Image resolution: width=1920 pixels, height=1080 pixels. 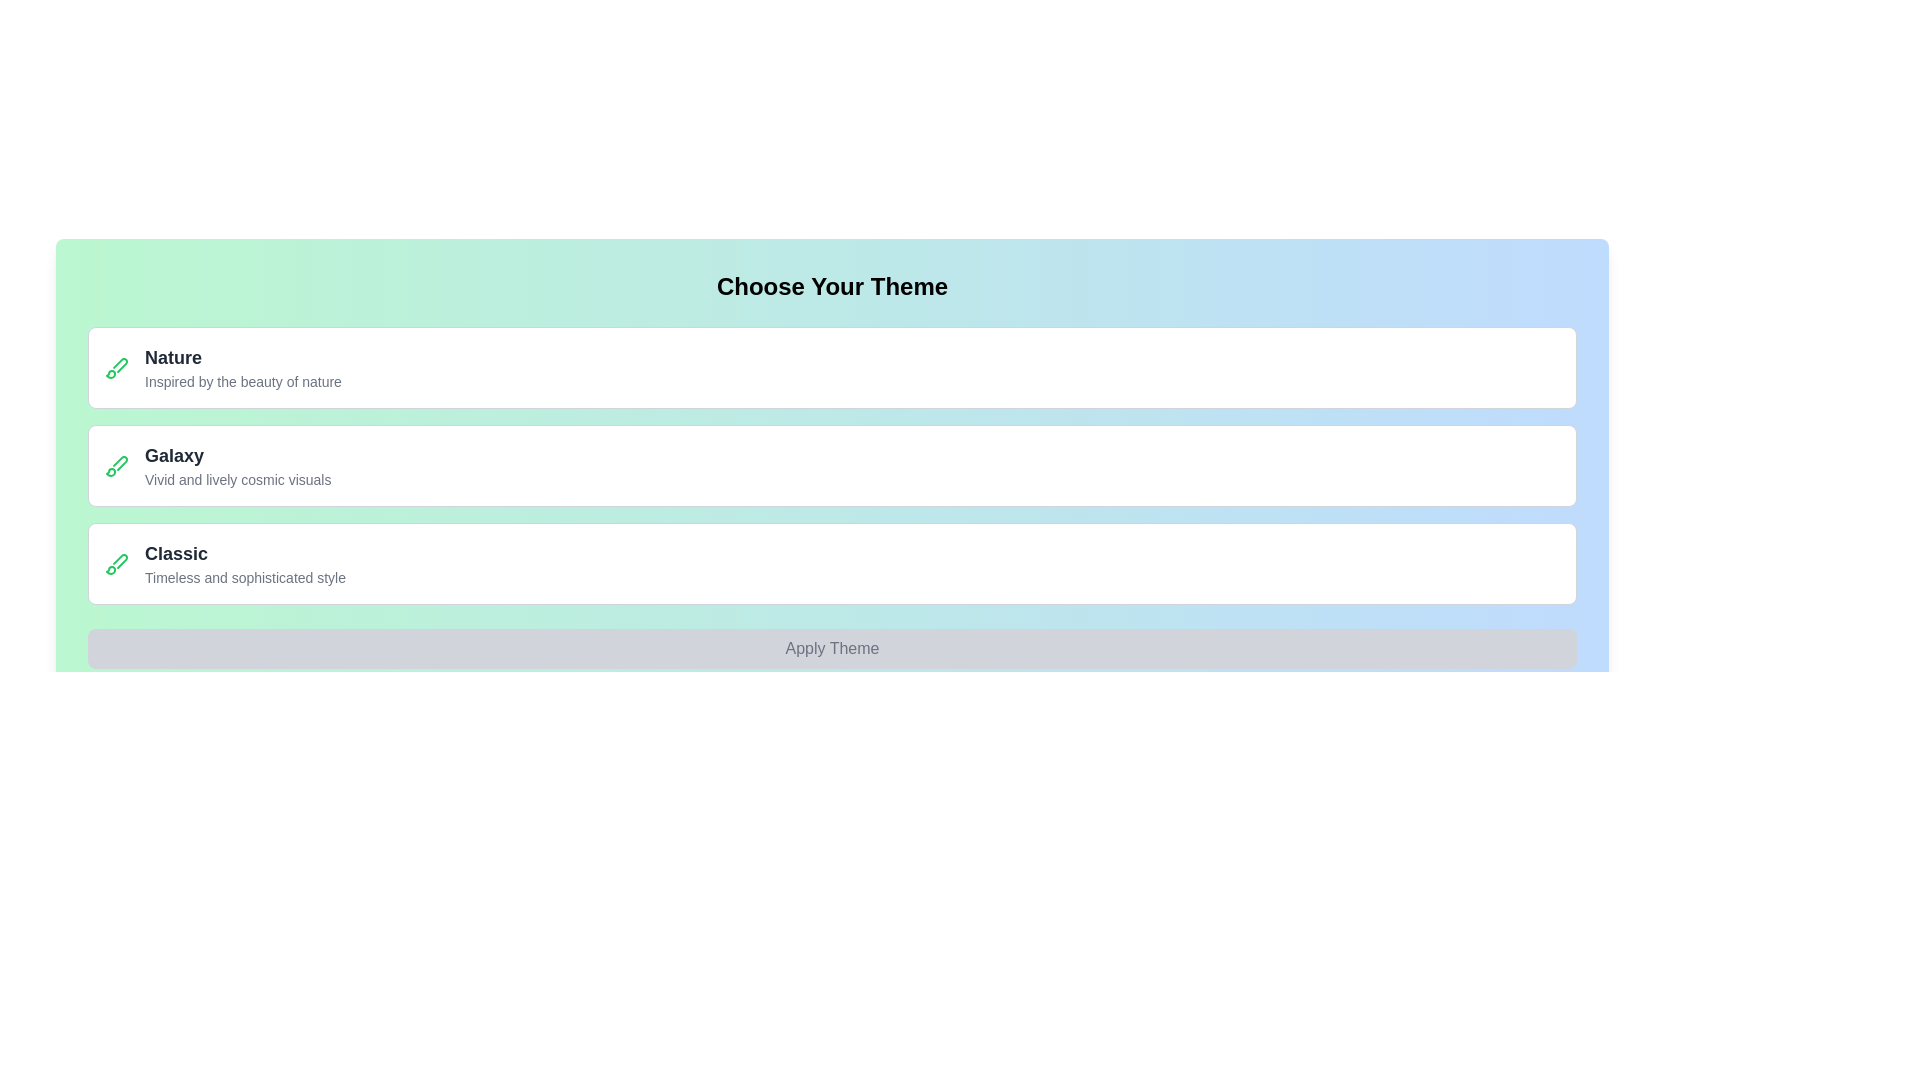 What do you see at coordinates (119, 365) in the screenshot?
I see `the decorative brush icon located within the first option's icon group to the left of the 'Nature' text area` at bounding box center [119, 365].